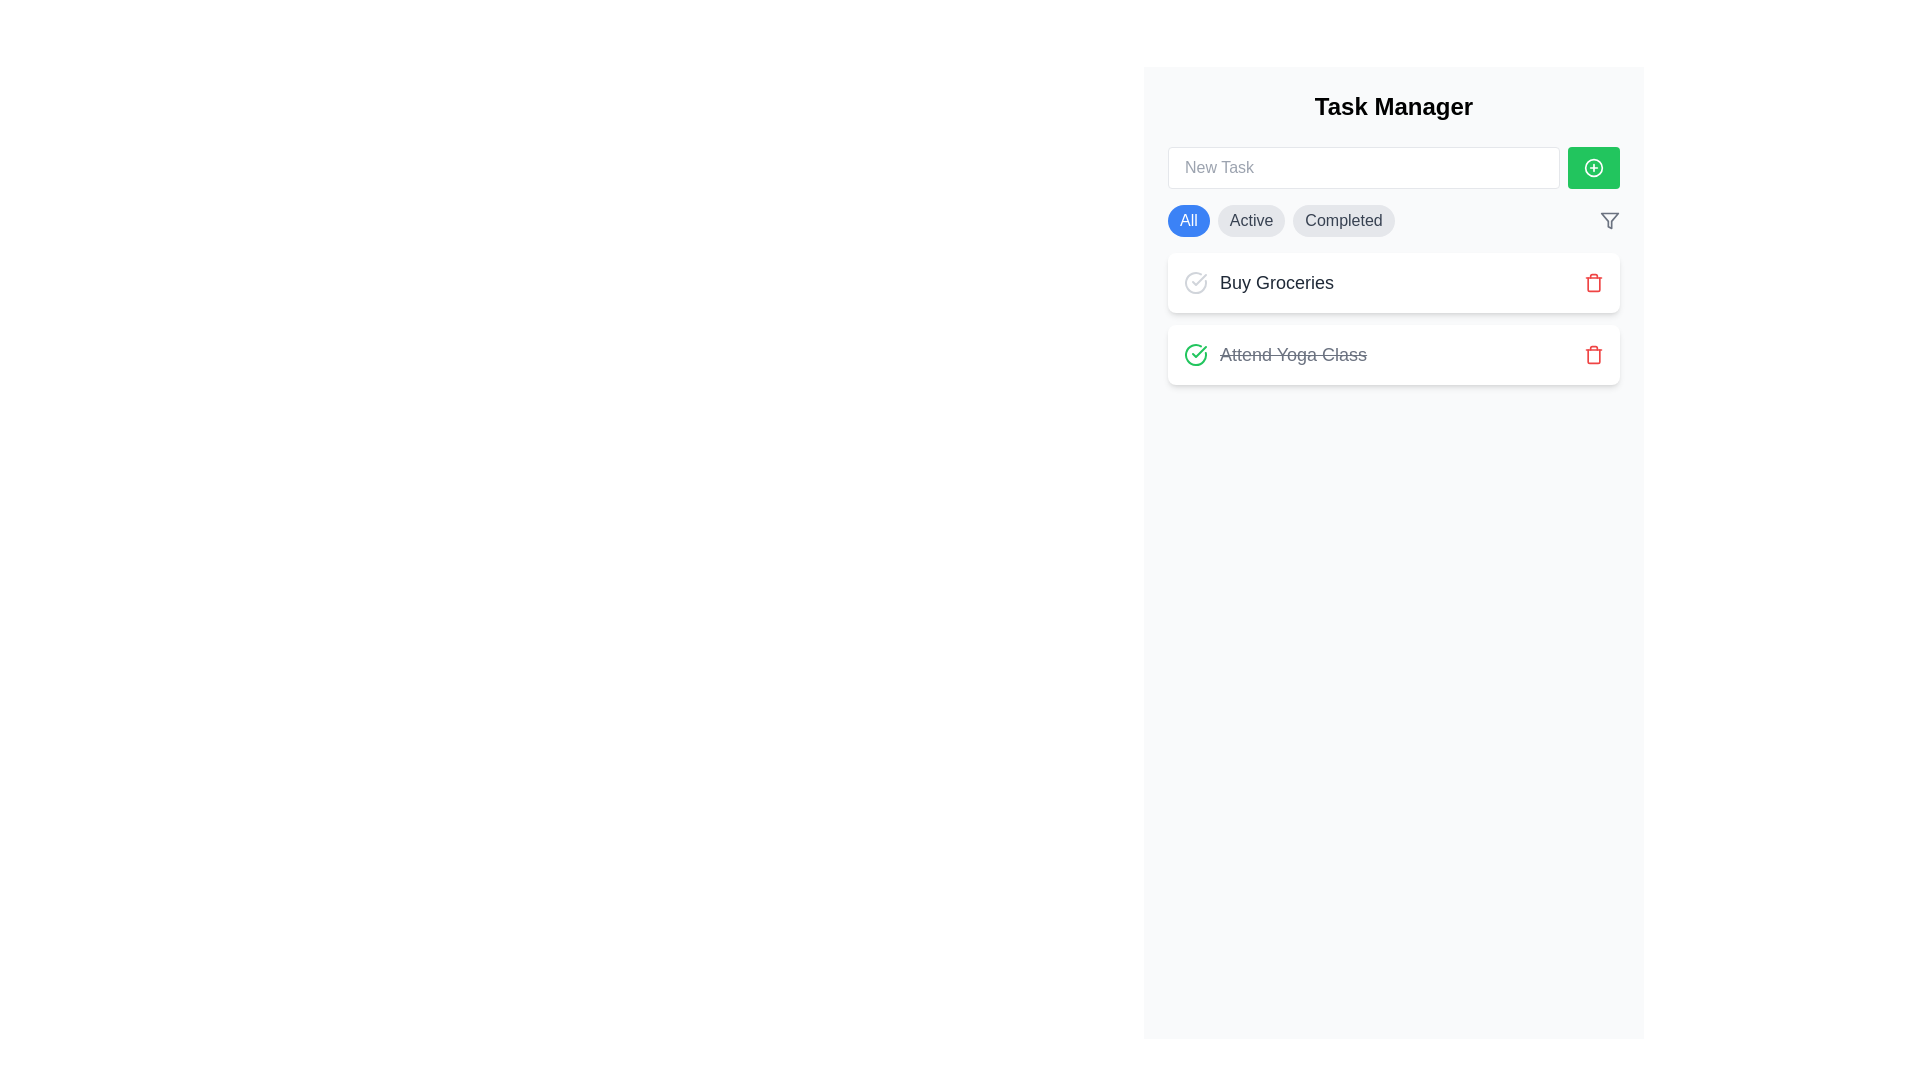 The height and width of the screenshot is (1080, 1920). What do you see at coordinates (1609, 220) in the screenshot?
I see `the triangular funnel icon located at the top-right corner of the interface, adjacent to a green button with a plus sign` at bounding box center [1609, 220].